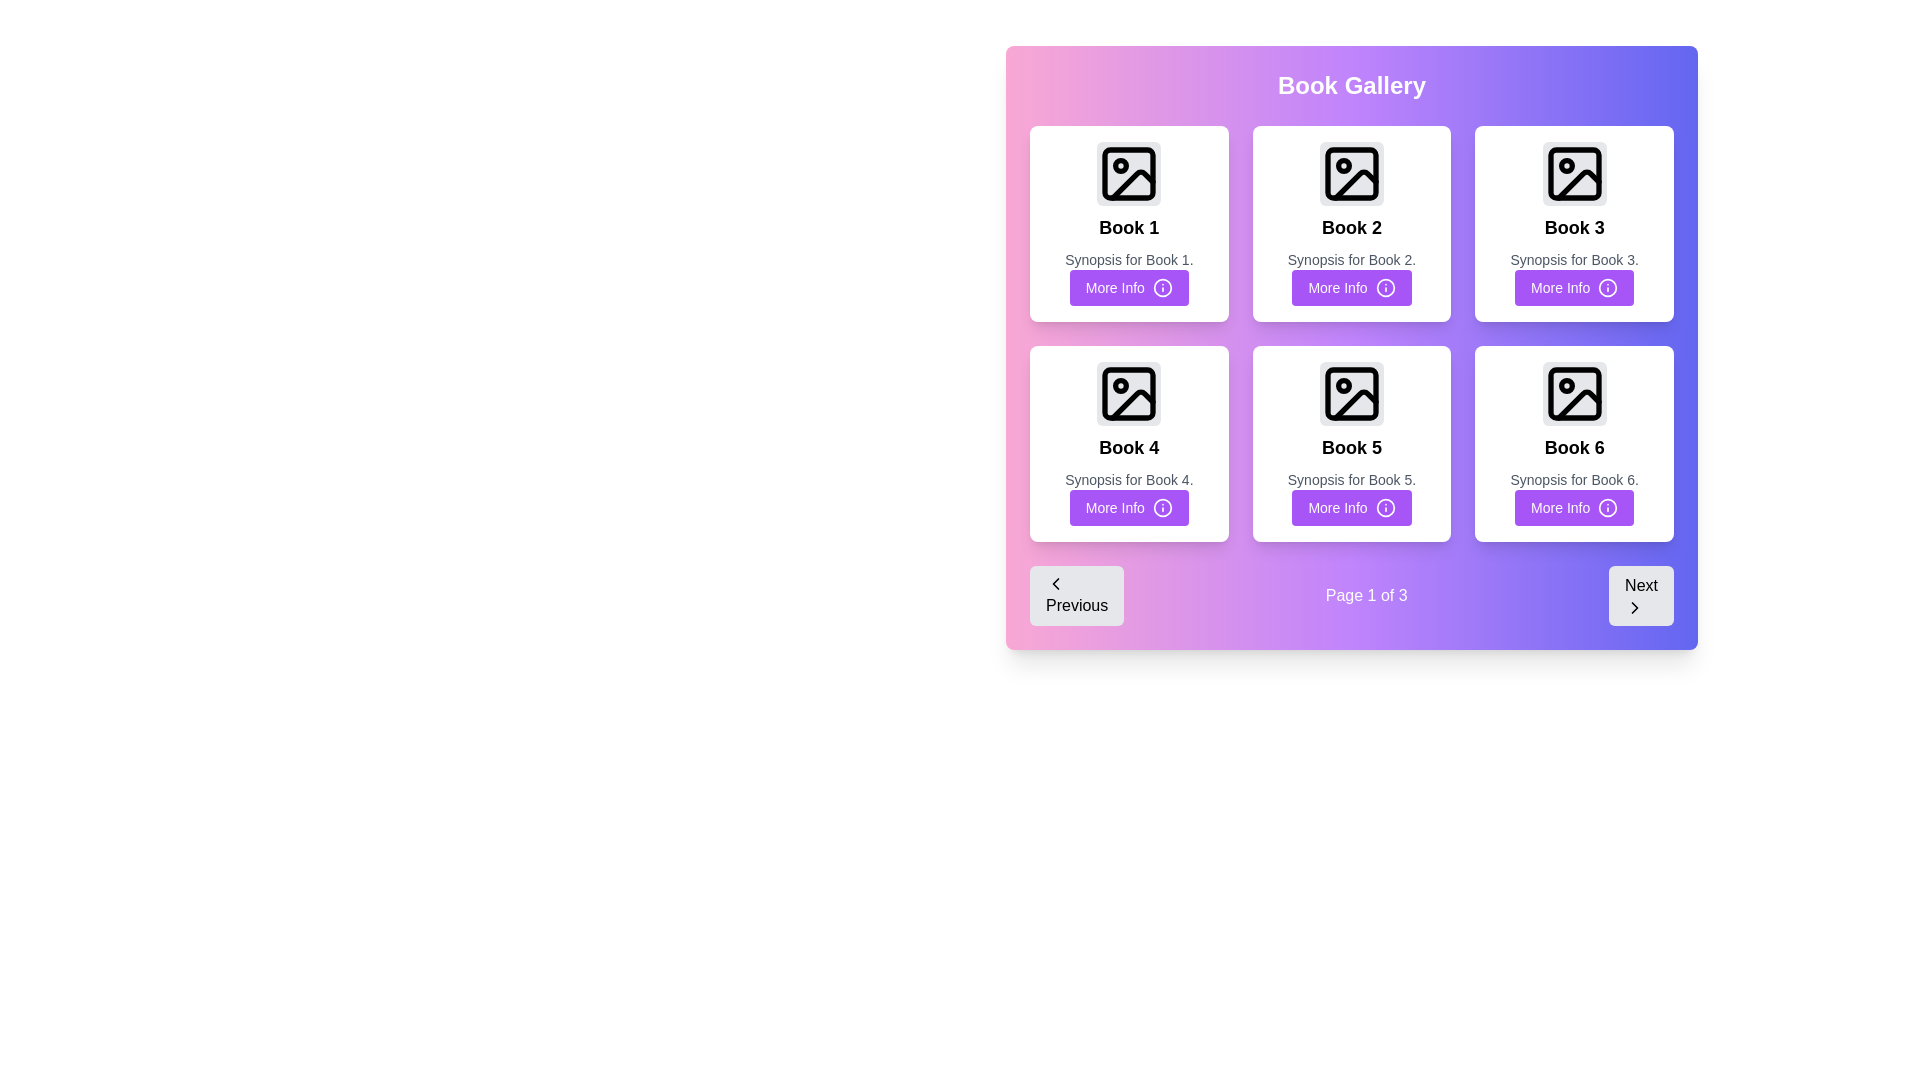 The width and height of the screenshot is (1920, 1080). I want to click on the decorative rectangular UI shape located within the 'Book 4' card in the second row, first column of the grid, so click(1129, 393).